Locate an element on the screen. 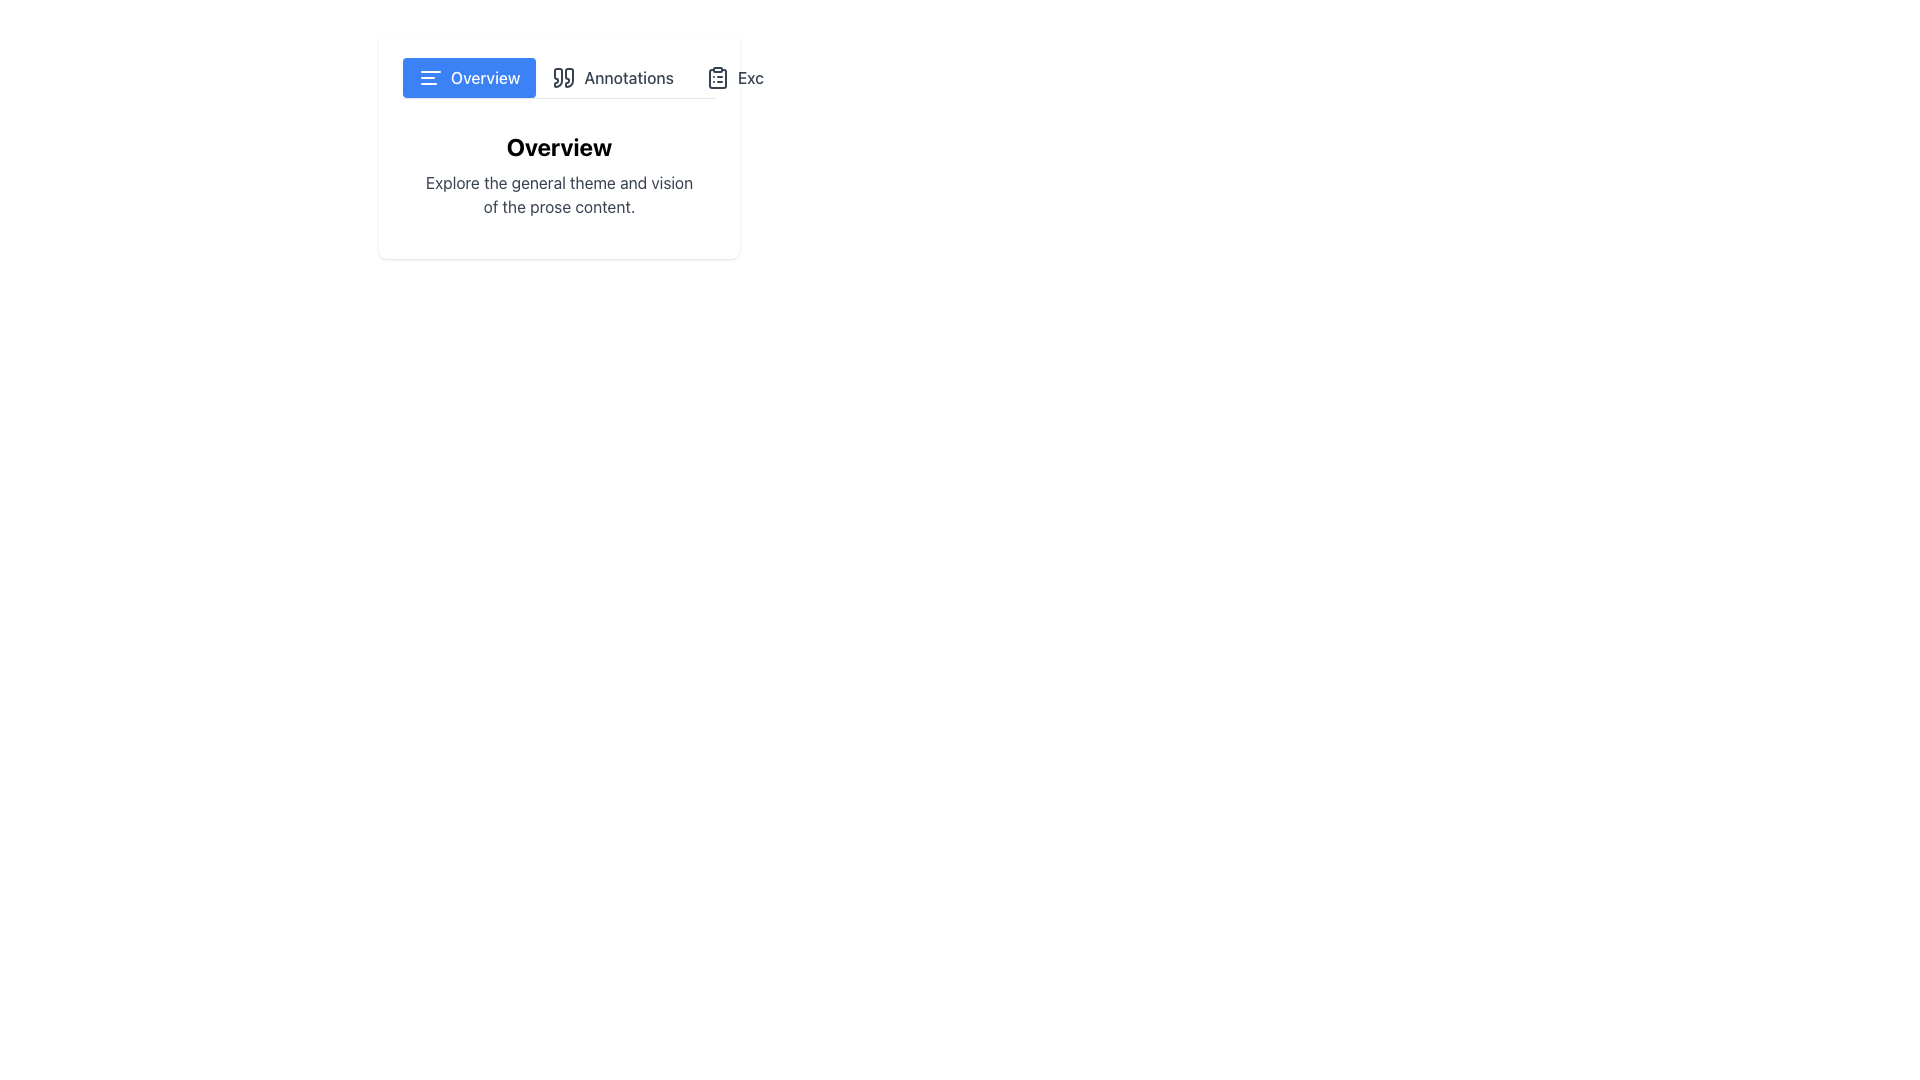 The image size is (1920, 1080). the icon shaped like double quotation marks, located in the header menu bar to the left of the 'Annotations' text is located at coordinates (563, 76).